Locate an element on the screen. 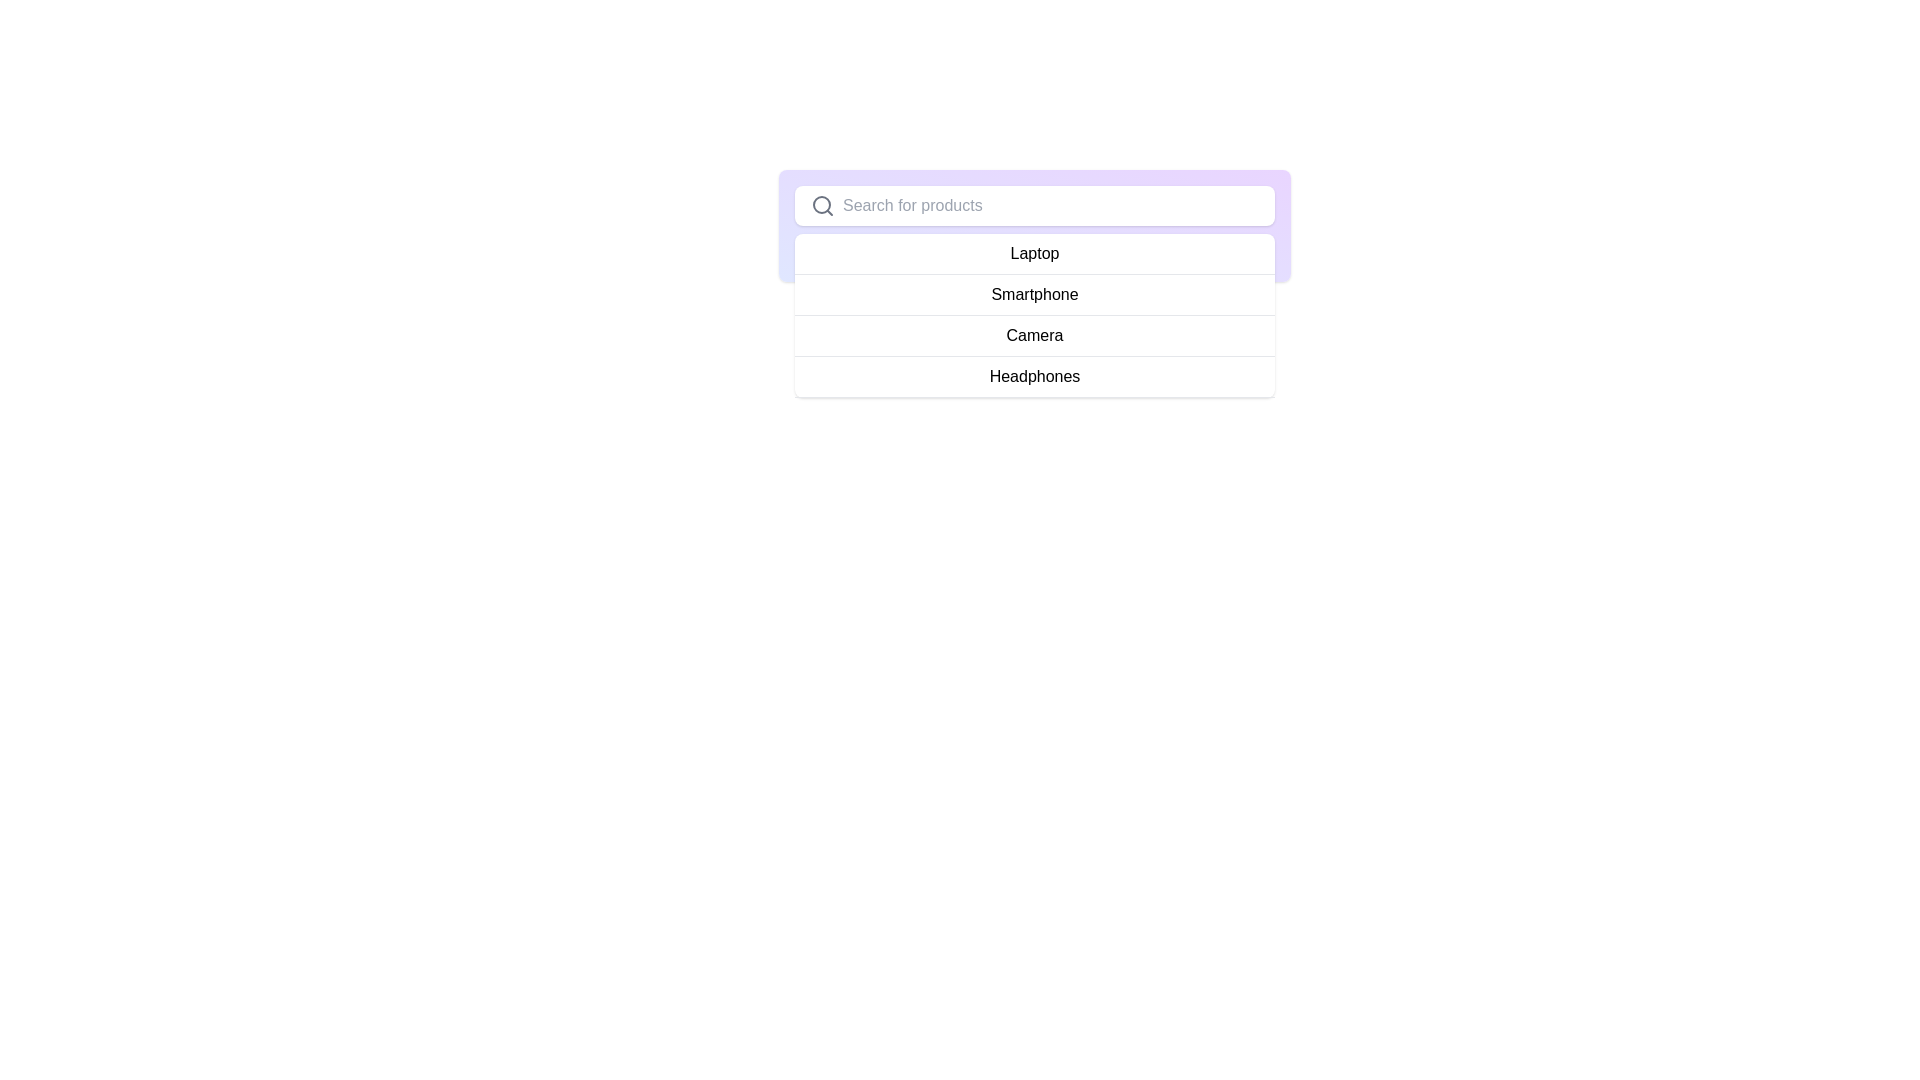 This screenshot has height=1080, width=1920. the menu option labeled 'Smartphone' which is the second item in a vertical dropdown menu is located at coordinates (1035, 294).